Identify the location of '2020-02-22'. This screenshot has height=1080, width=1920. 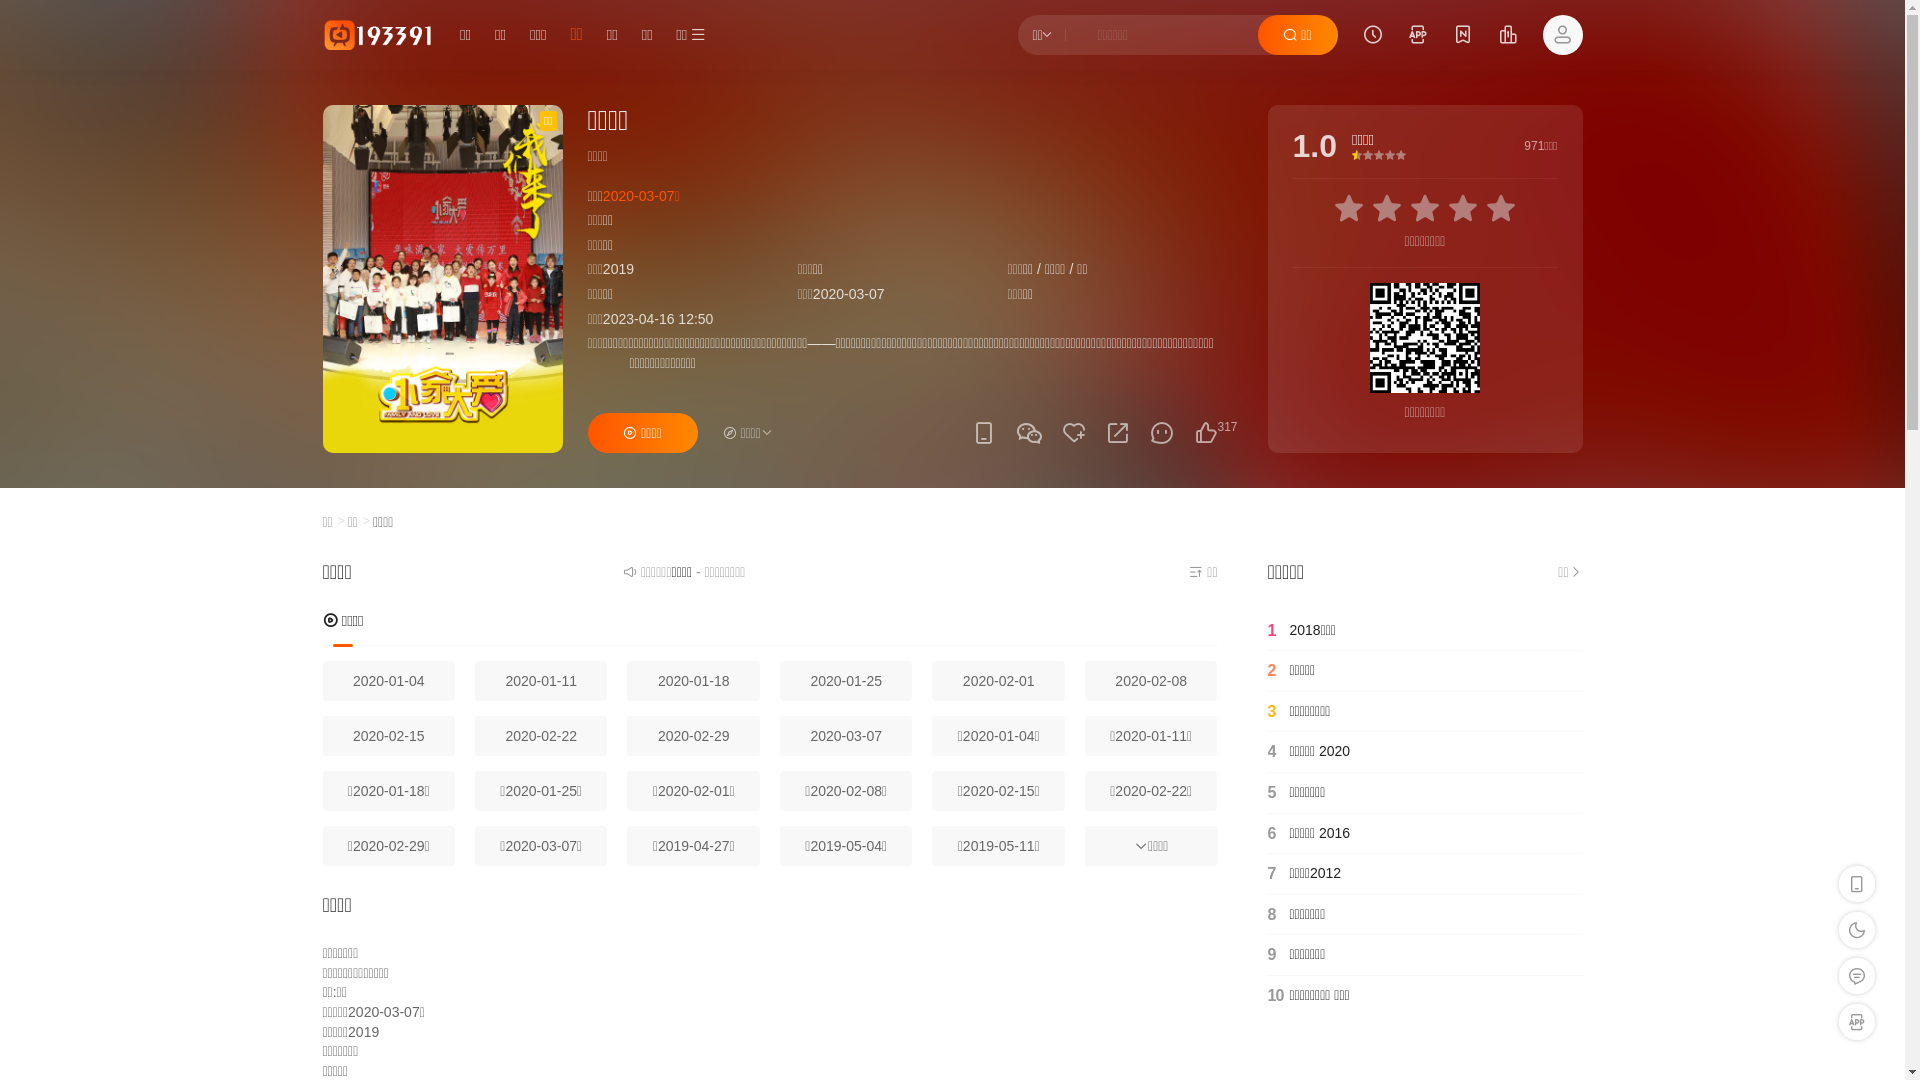
(474, 736).